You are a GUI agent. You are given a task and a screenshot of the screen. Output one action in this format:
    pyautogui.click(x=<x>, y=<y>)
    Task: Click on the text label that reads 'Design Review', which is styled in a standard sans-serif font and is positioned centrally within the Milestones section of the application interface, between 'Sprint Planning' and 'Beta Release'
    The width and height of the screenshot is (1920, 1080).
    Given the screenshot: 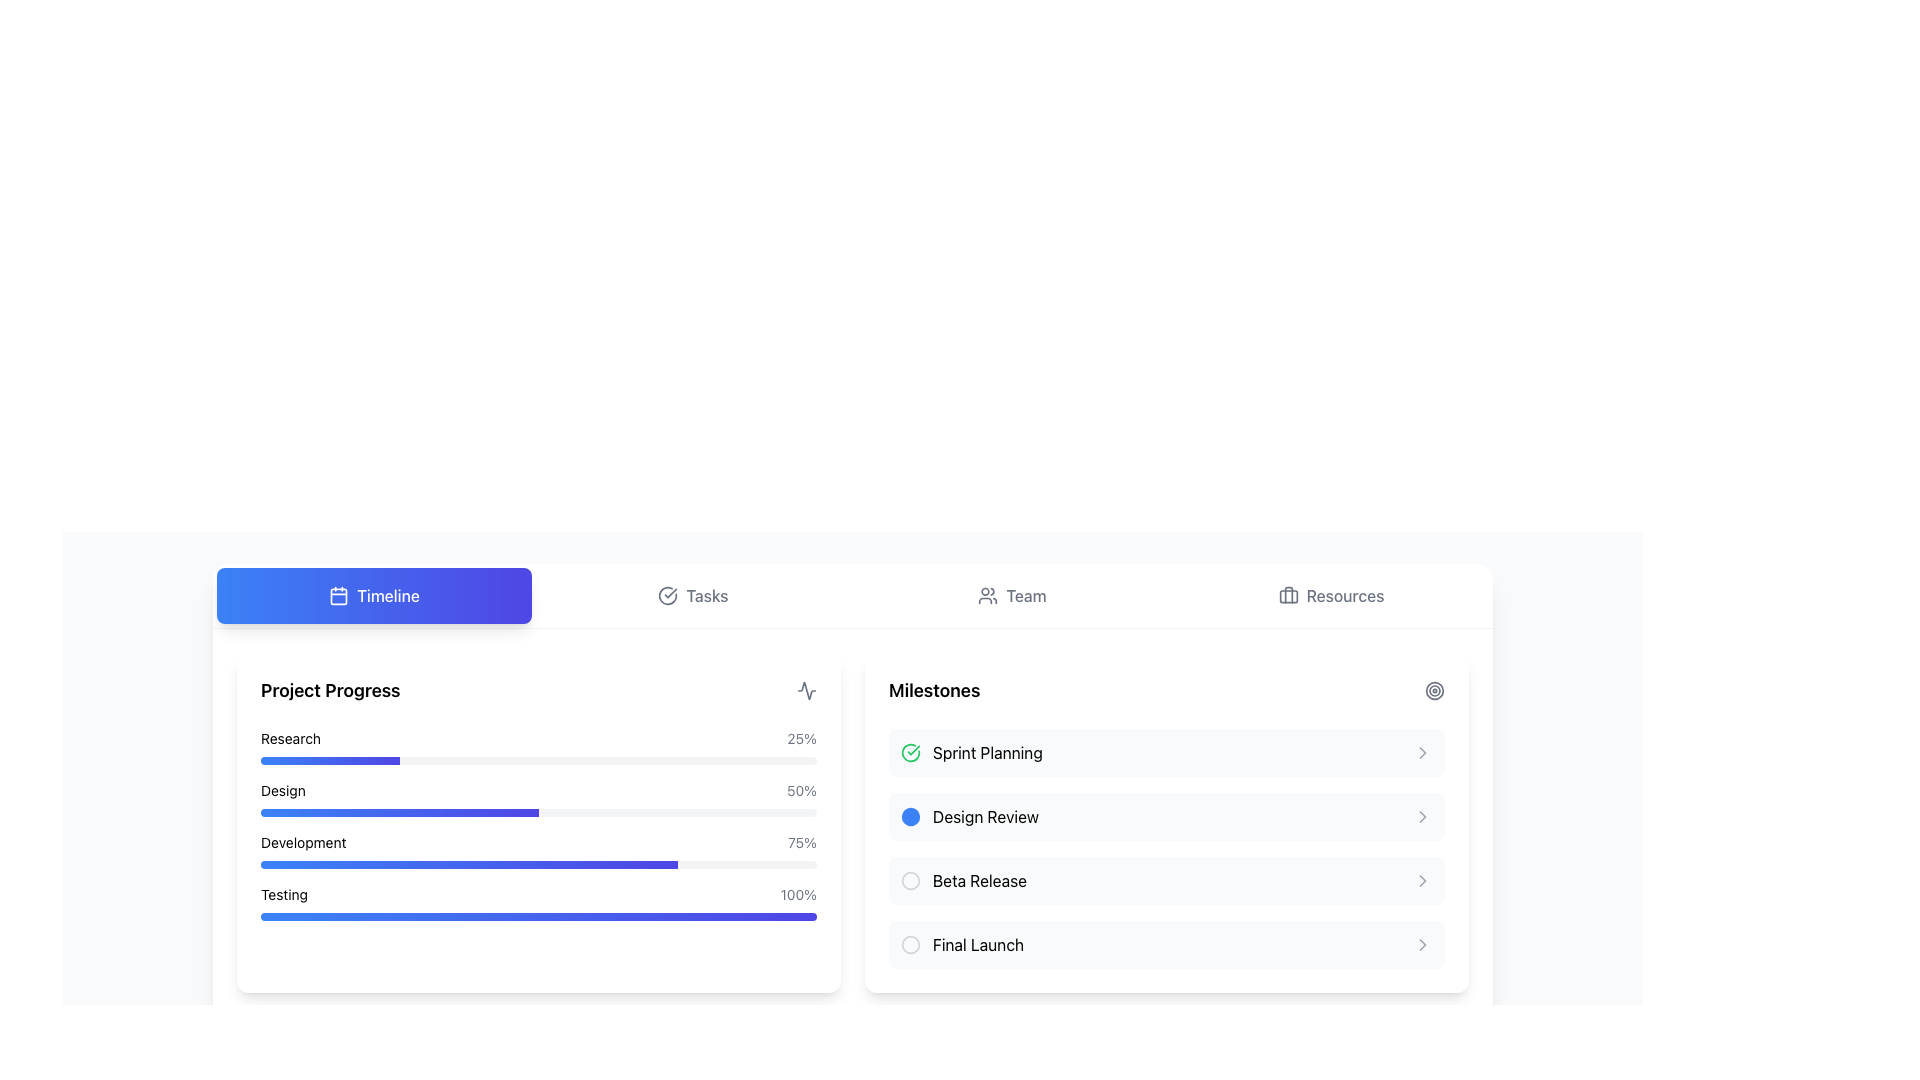 What is the action you would take?
    pyautogui.click(x=985, y=817)
    